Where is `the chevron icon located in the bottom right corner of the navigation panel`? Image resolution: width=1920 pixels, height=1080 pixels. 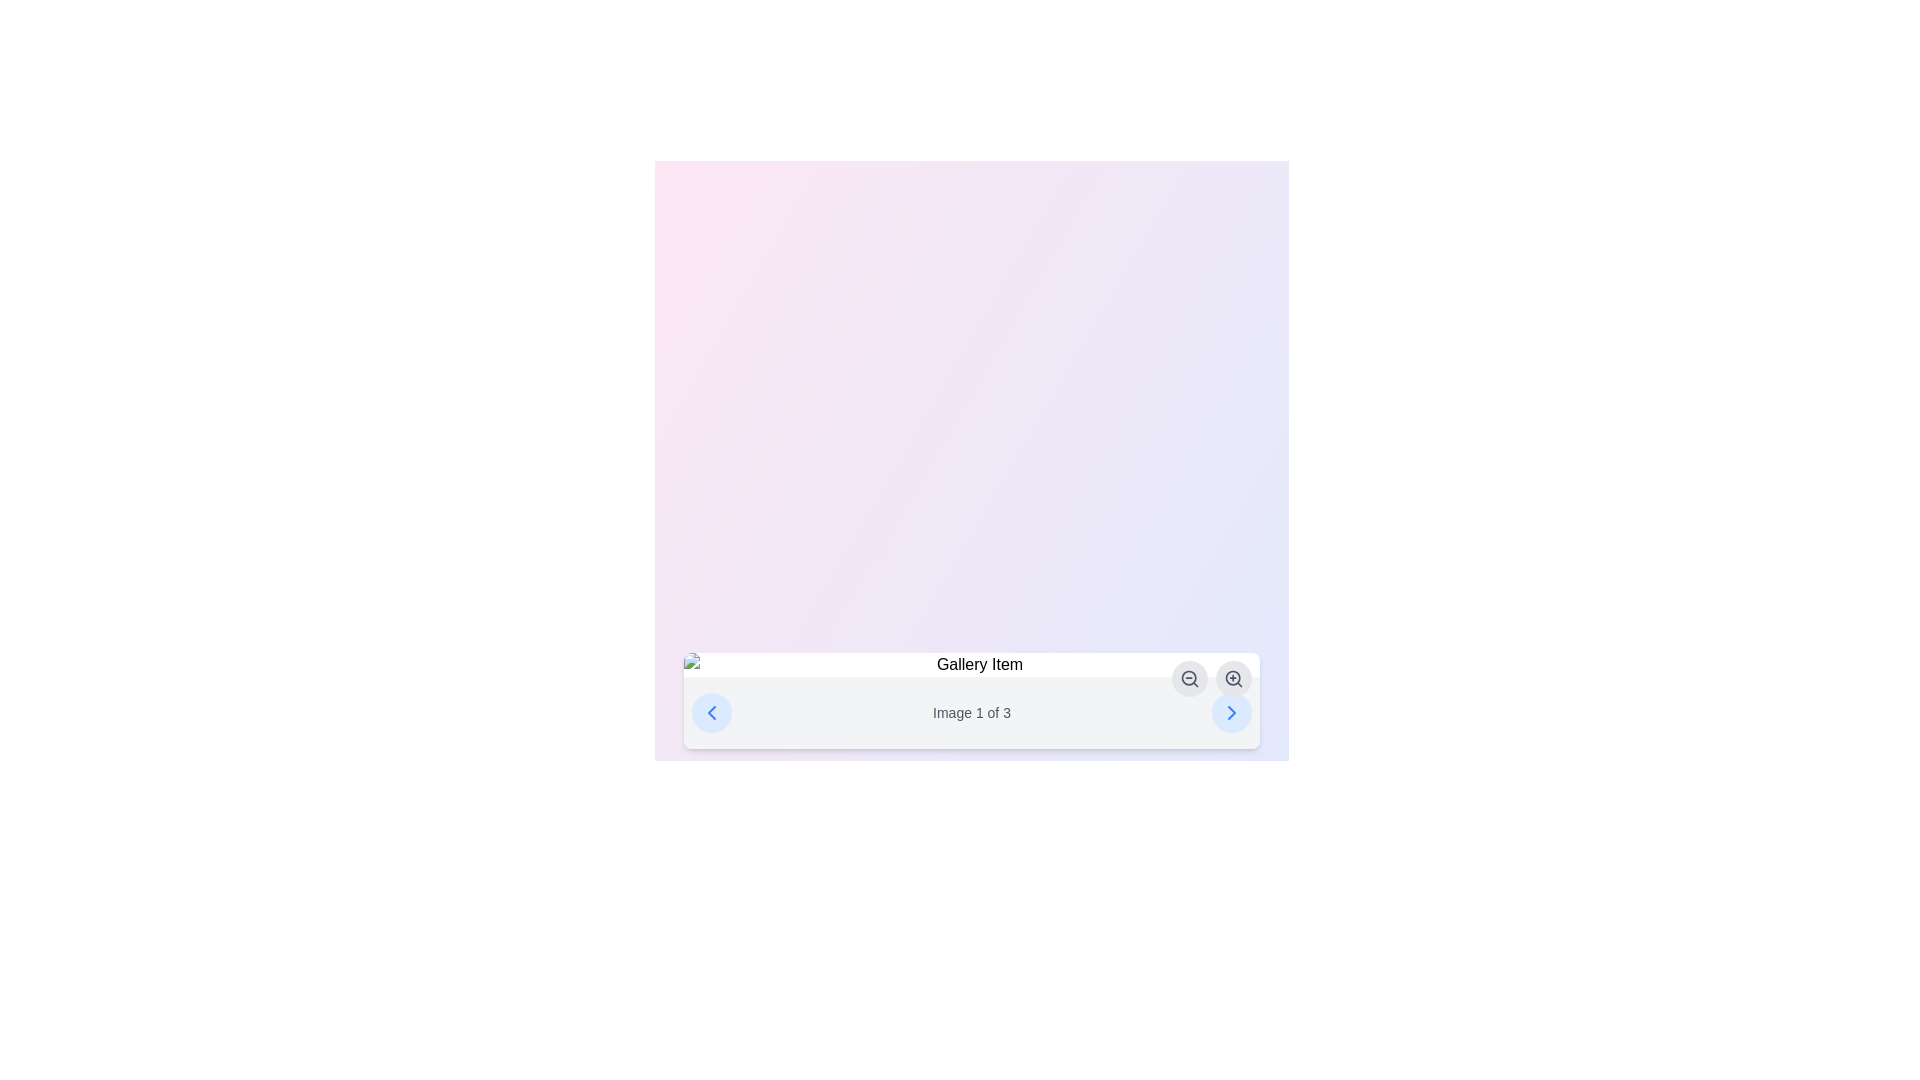
the chevron icon located in the bottom right corner of the navigation panel is located at coordinates (1231, 712).